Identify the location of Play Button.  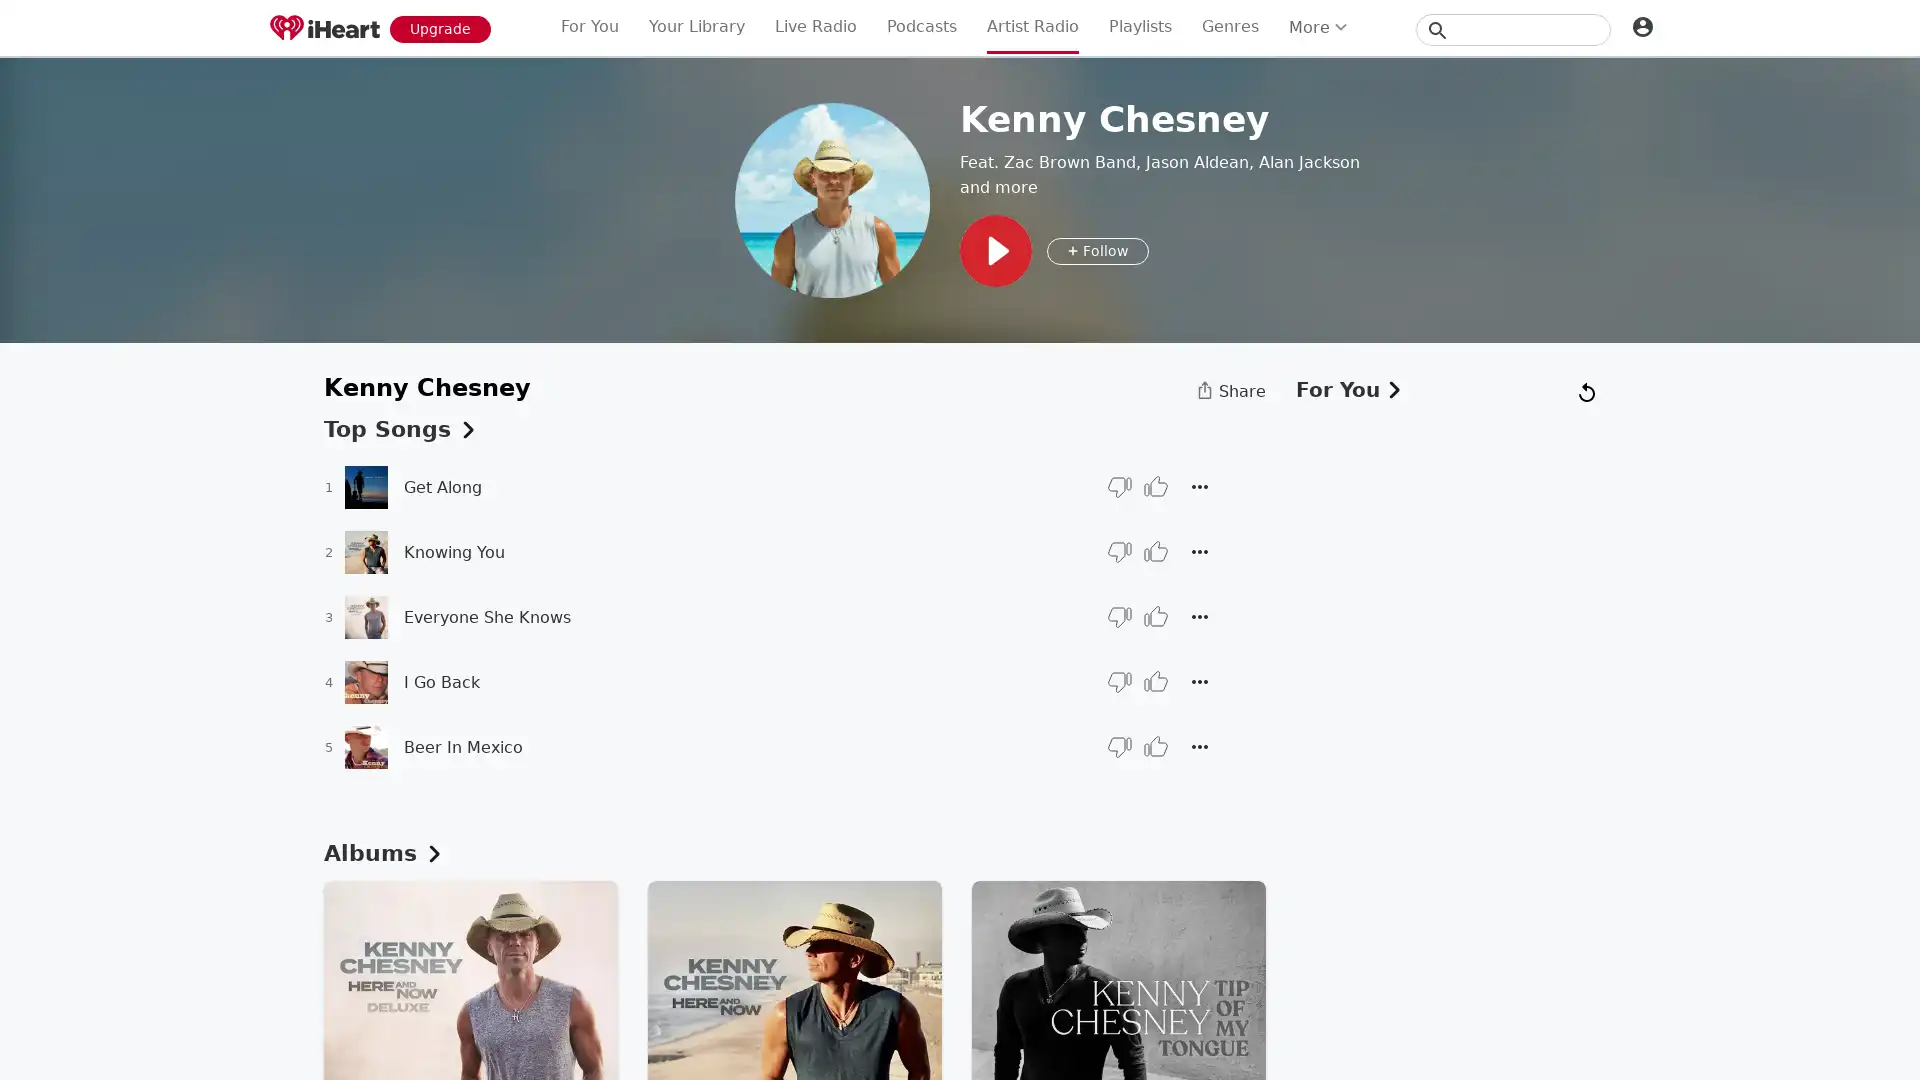
(955, 1032).